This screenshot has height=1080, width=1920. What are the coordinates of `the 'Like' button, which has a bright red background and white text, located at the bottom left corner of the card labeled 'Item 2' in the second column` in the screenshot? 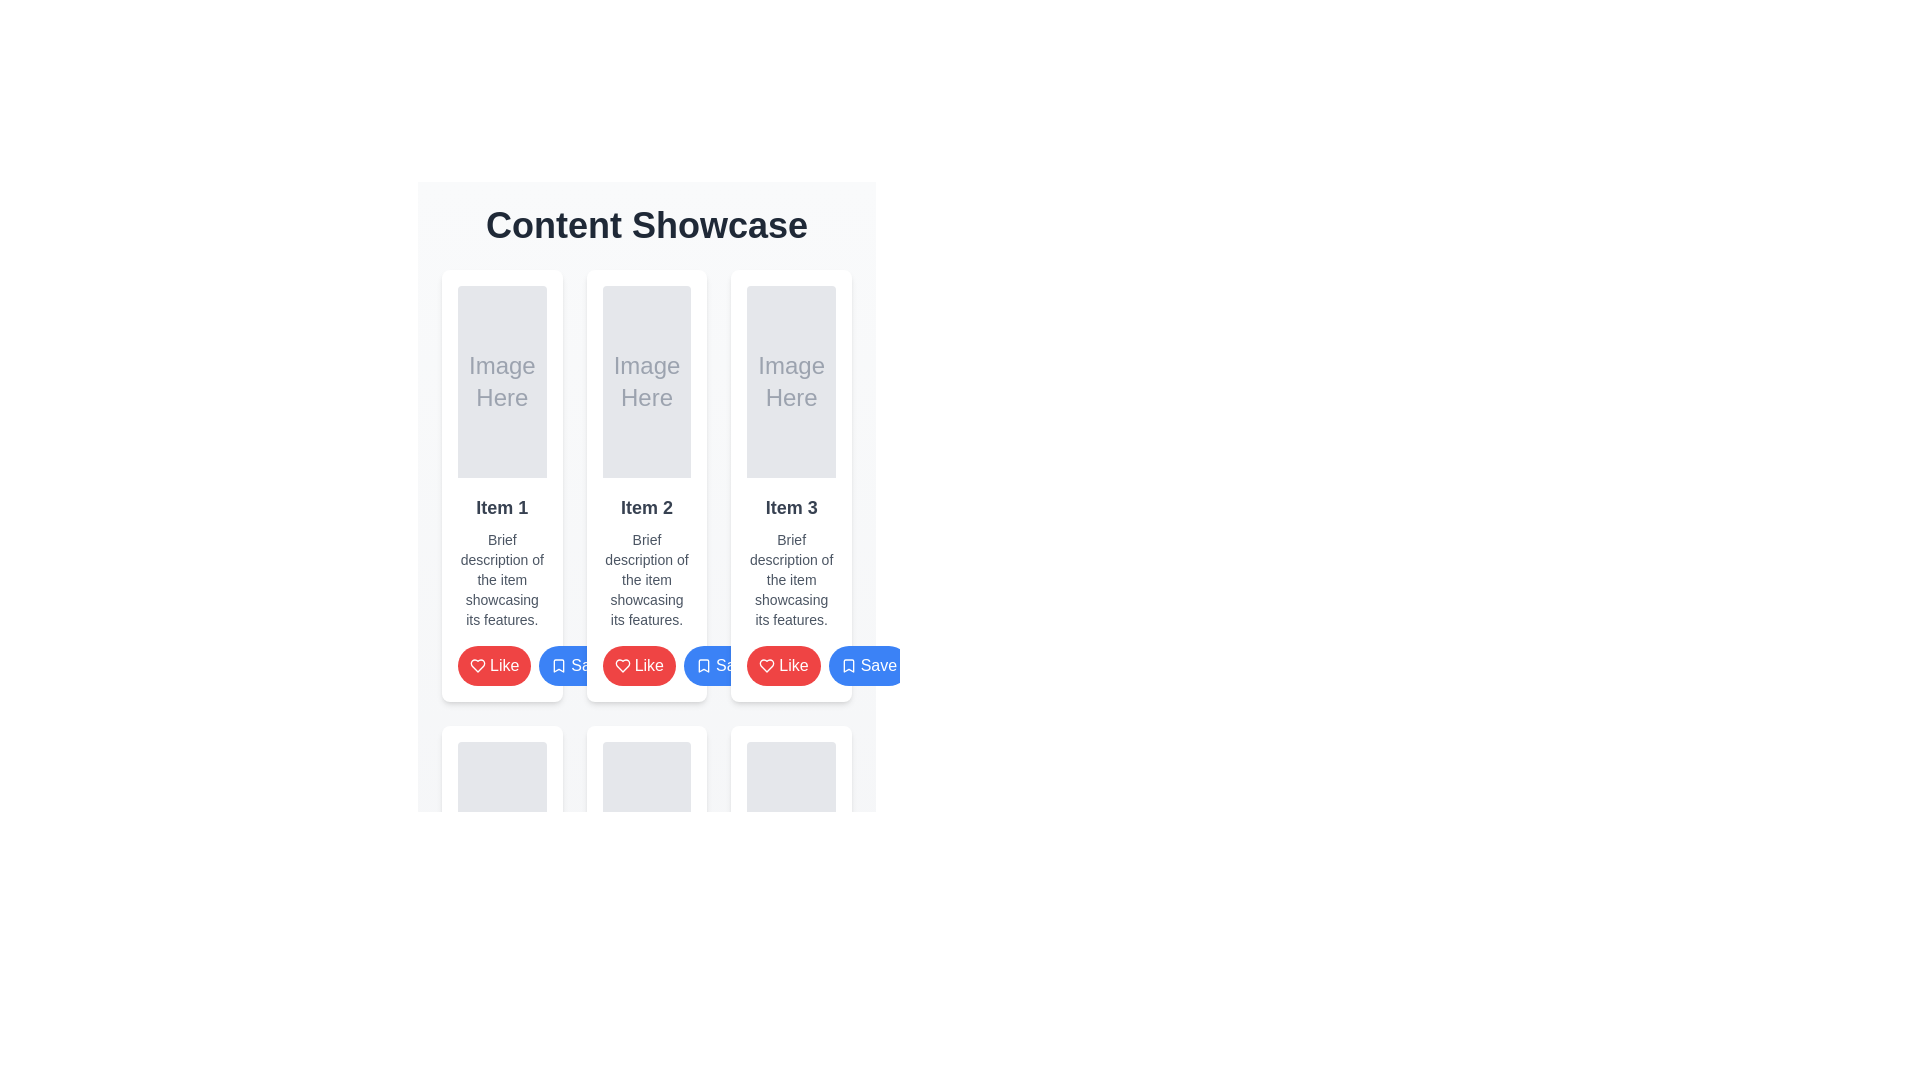 It's located at (494, 666).